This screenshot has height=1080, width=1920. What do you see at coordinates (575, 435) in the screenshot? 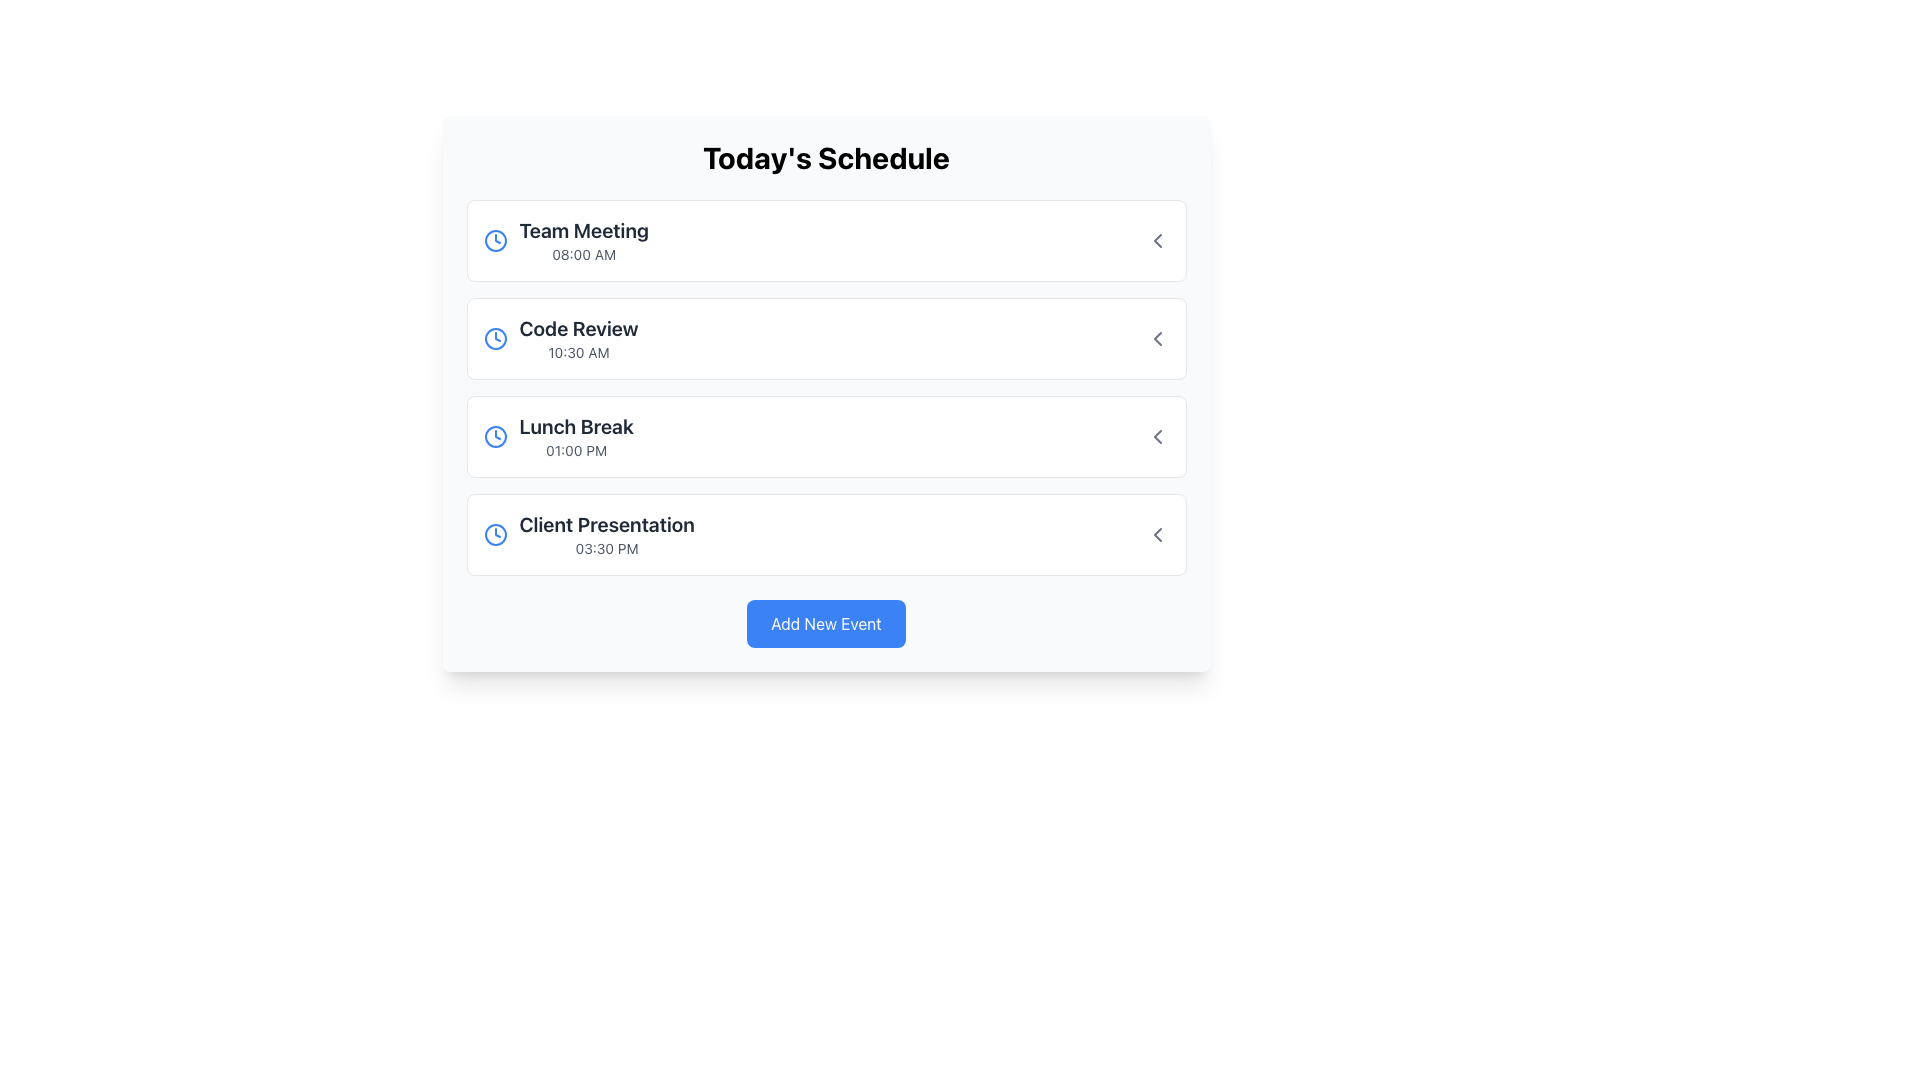
I see `the 'Lunch Break' text display element in the 'Today's Schedule' panel` at bounding box center [575, 435].